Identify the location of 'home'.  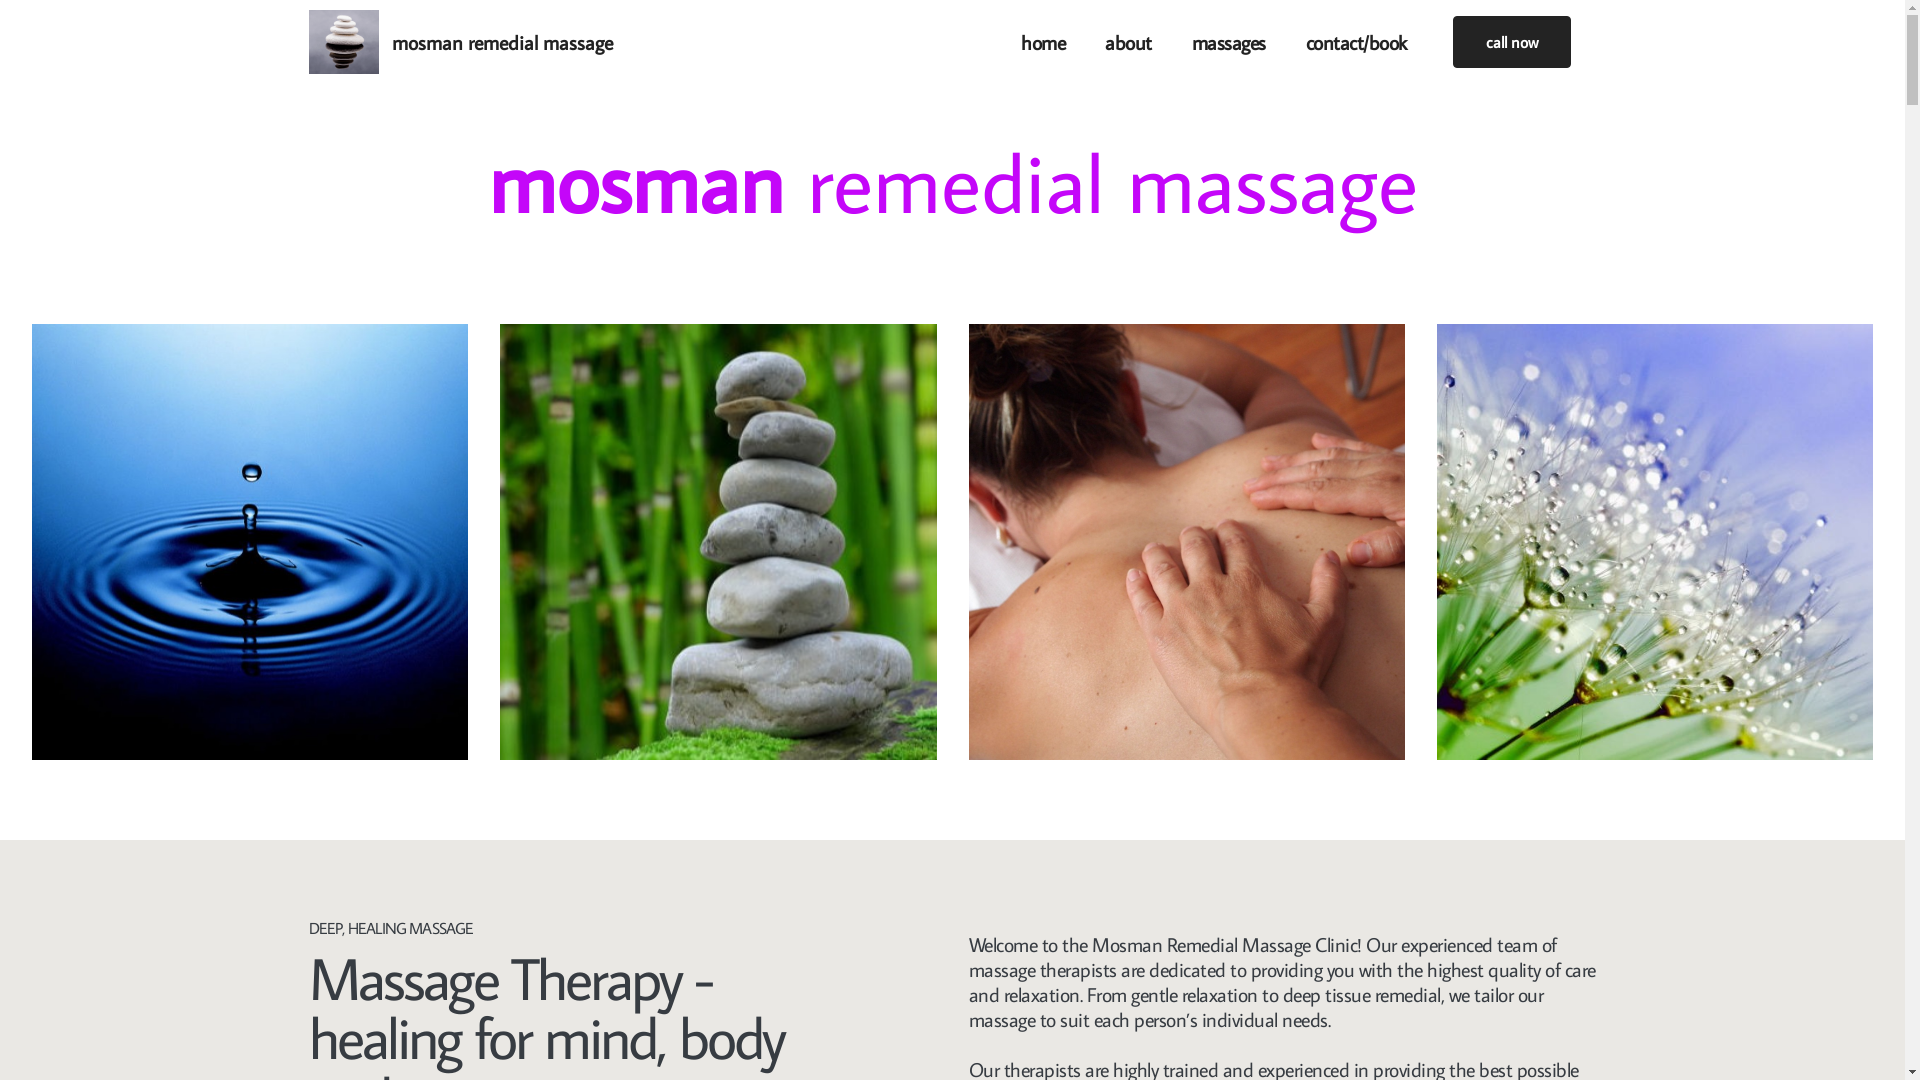
(1041, 42).